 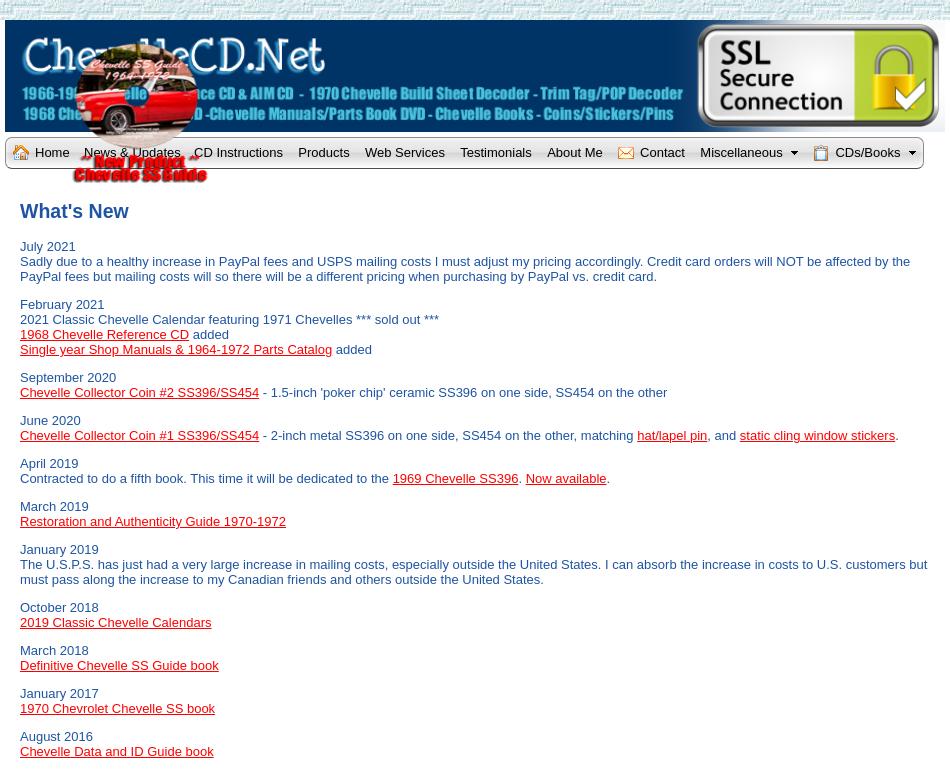 What do you see at coordinates (139, 434) in the screenshot?
I see `'Chevelle Collector Coin #1 SS396/SS454'` at bounding box center [139, 434].